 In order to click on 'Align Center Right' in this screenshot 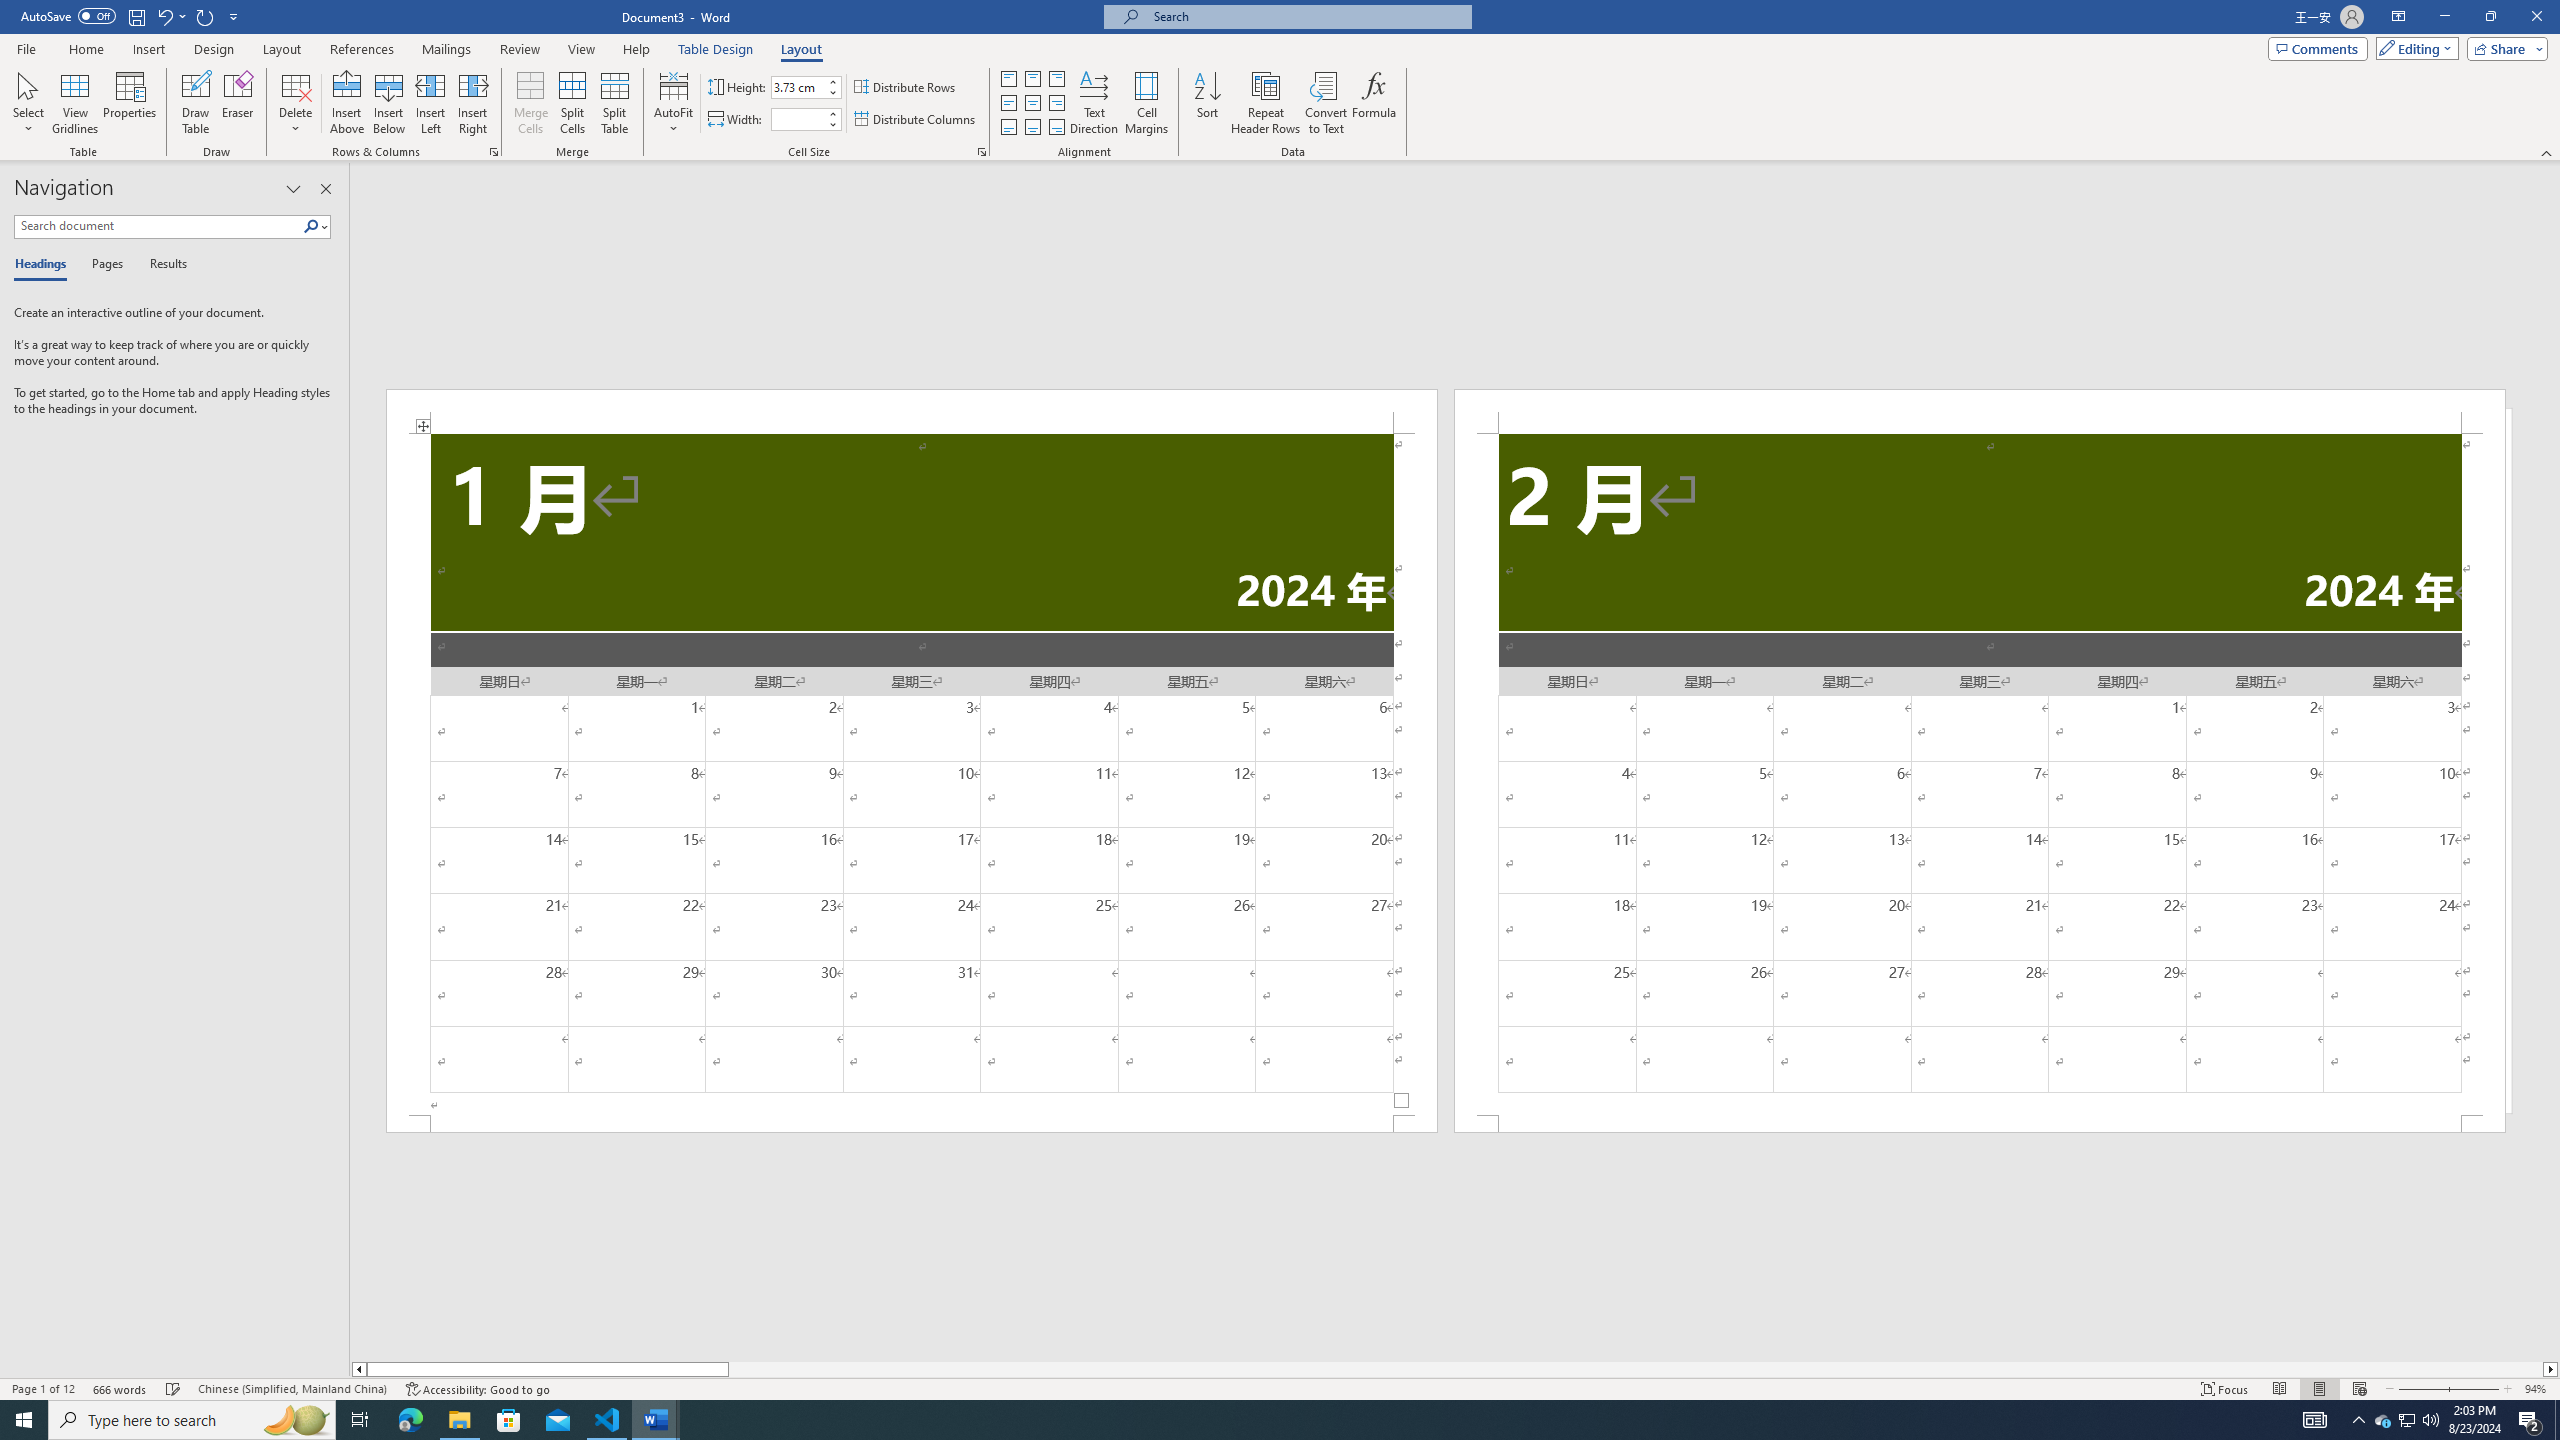, I will do `click(1056, 103)`.